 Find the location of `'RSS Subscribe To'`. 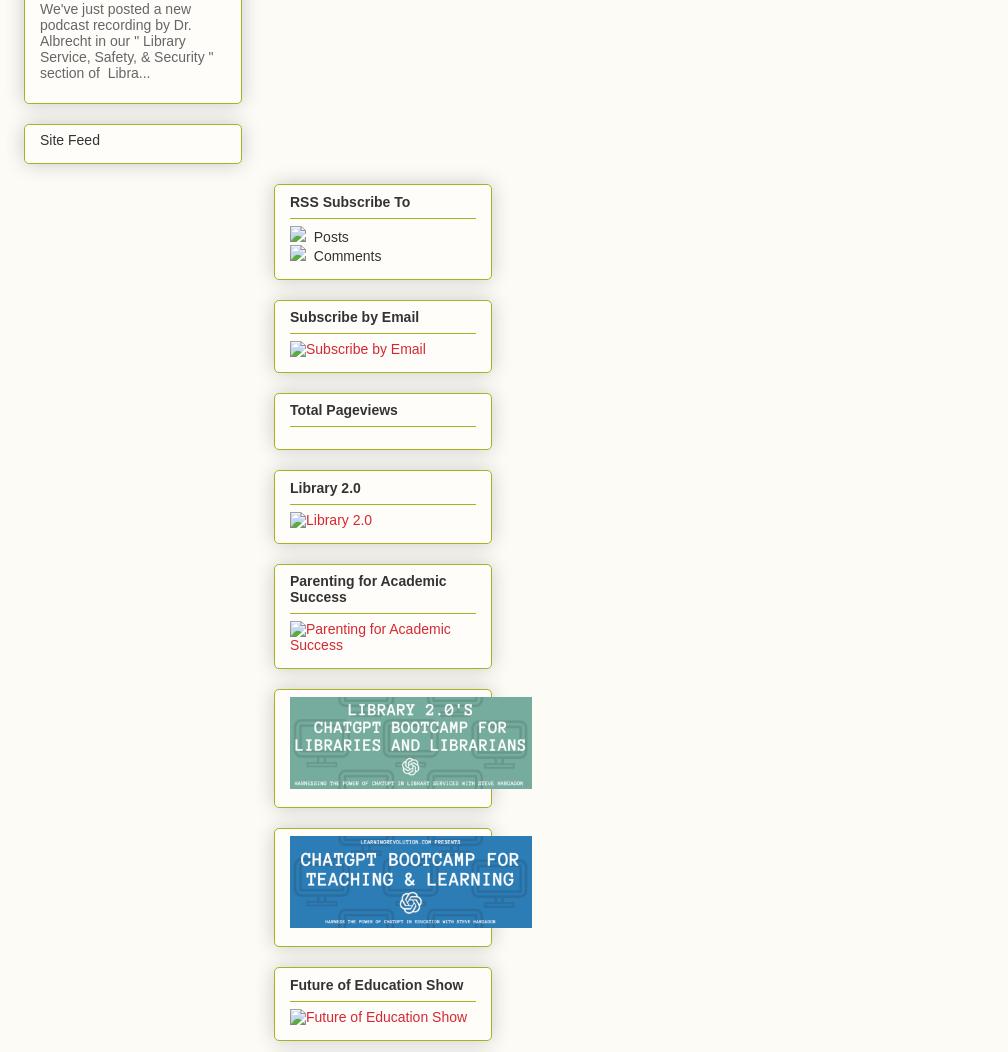

'RSS Subscribe To' is located at coordinates (290, 201).